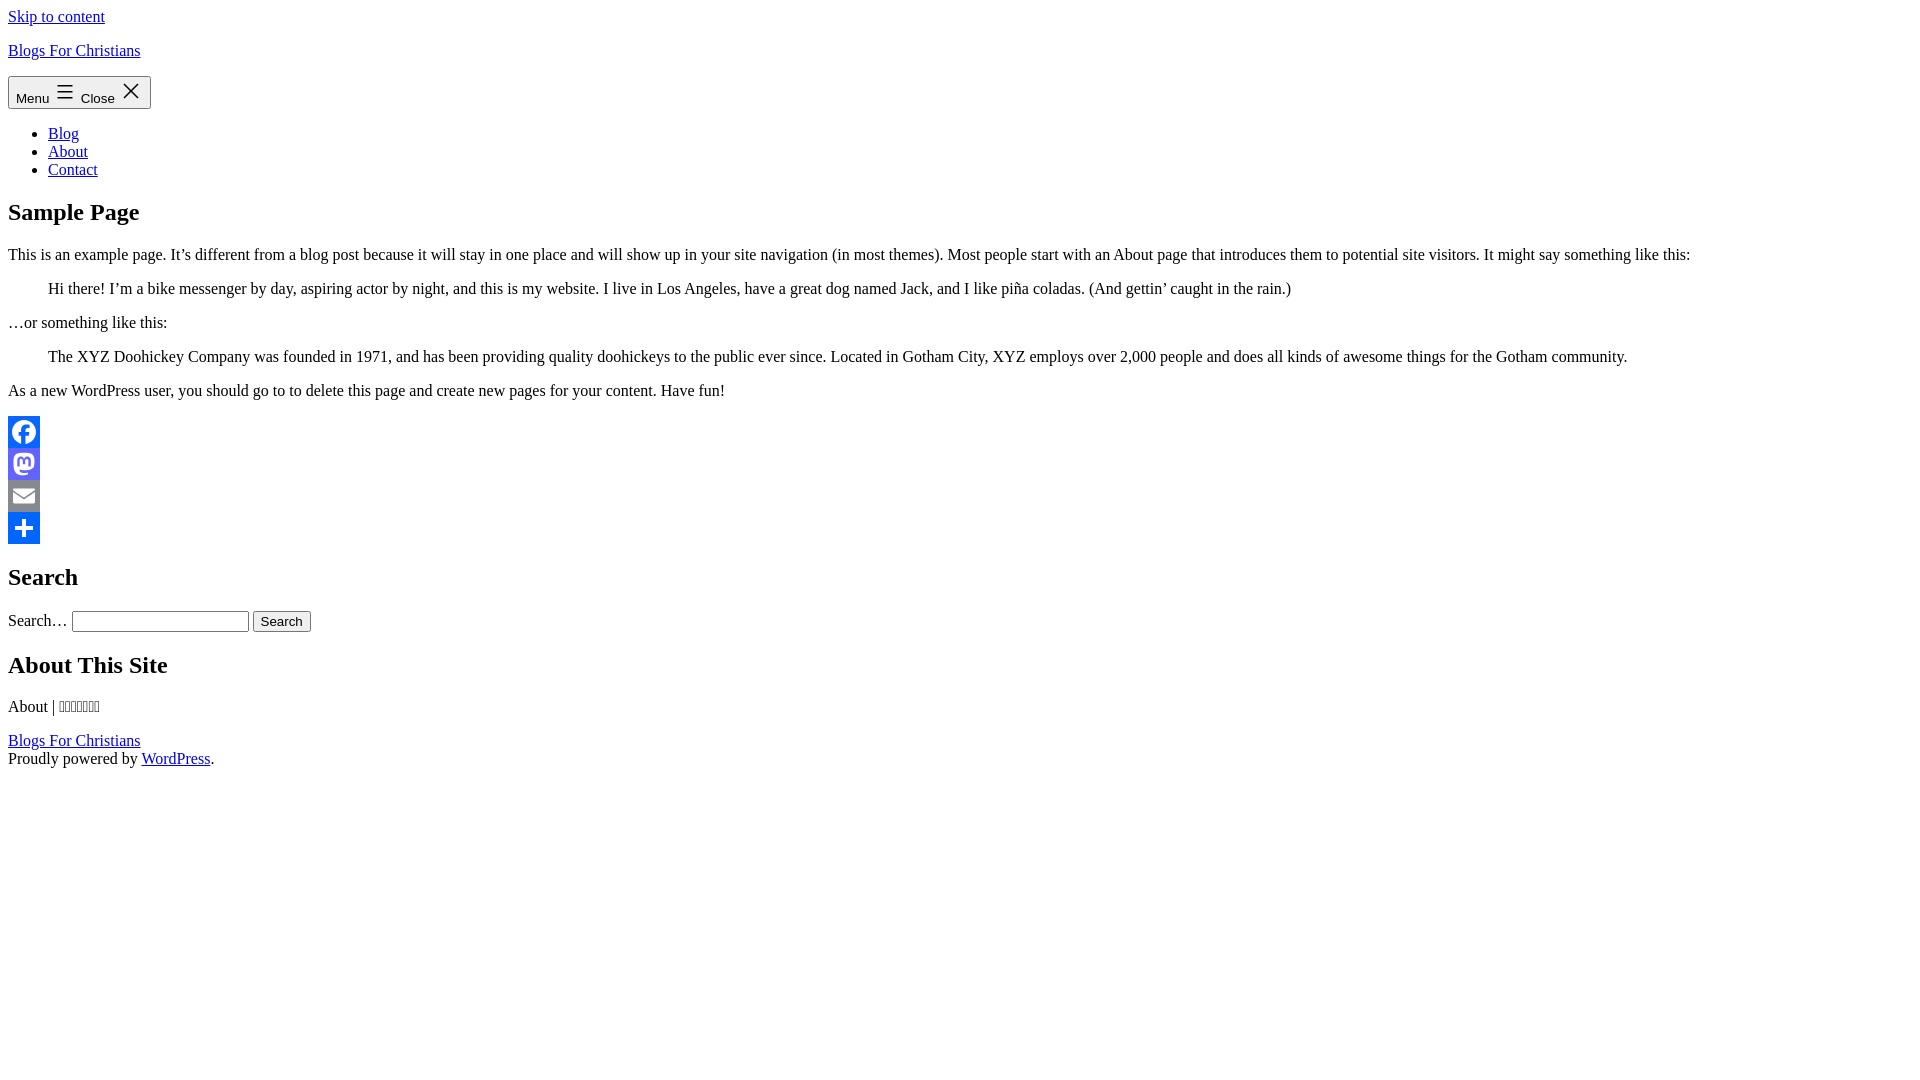 The image size is (1920, 1080). Describe the element at coordinates (63, 133) in the screenshot. I see `'Blog'` at that location.